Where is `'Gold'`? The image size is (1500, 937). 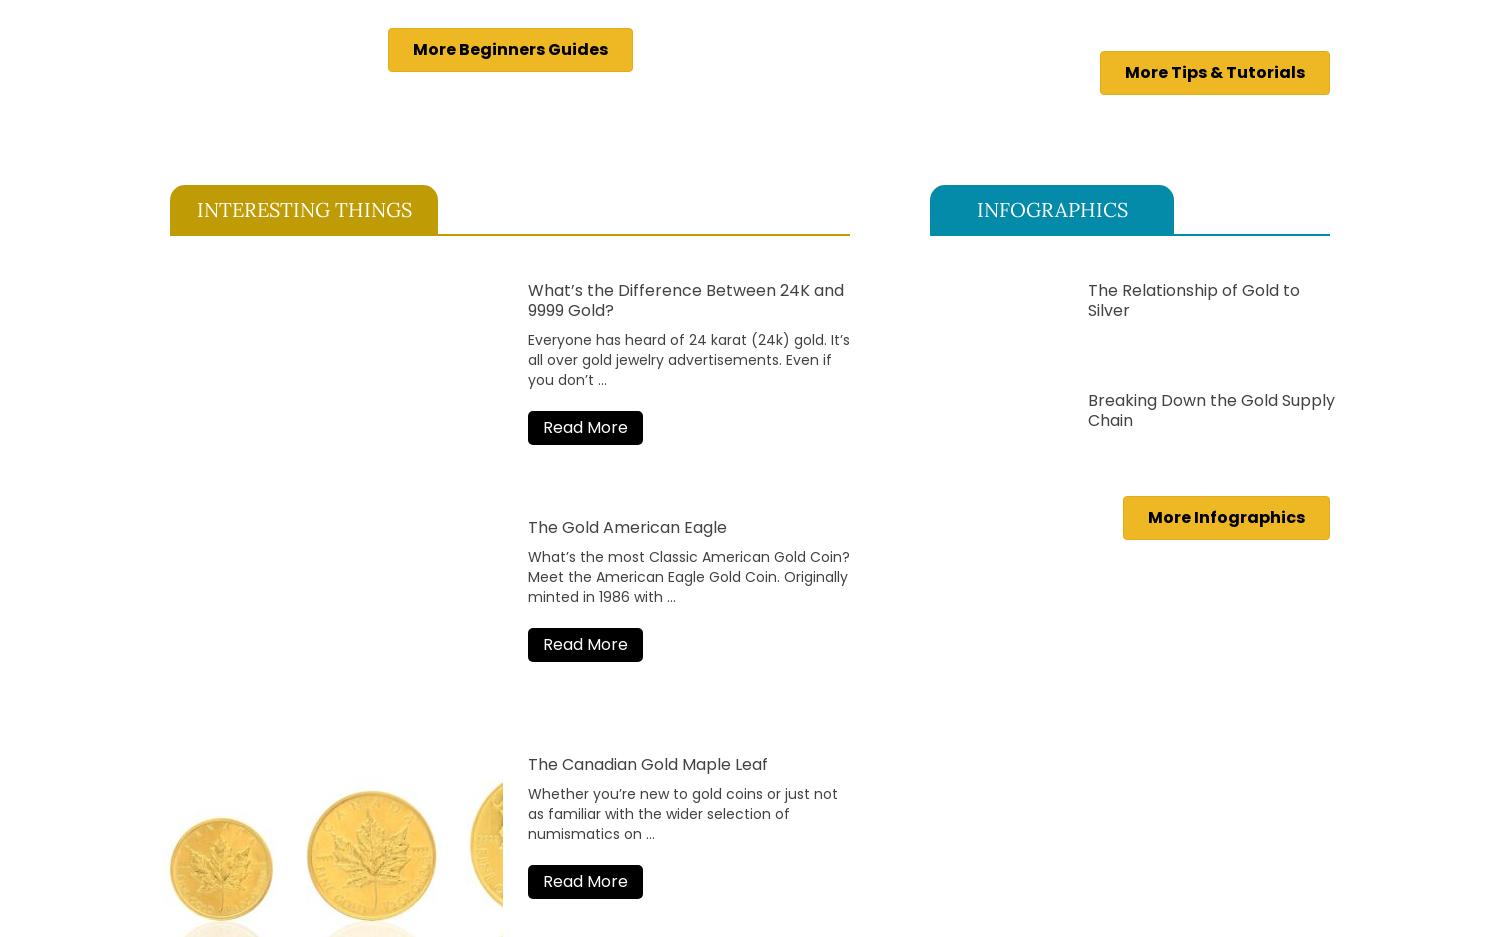 'Gold' is located at coordinates (723, 575).